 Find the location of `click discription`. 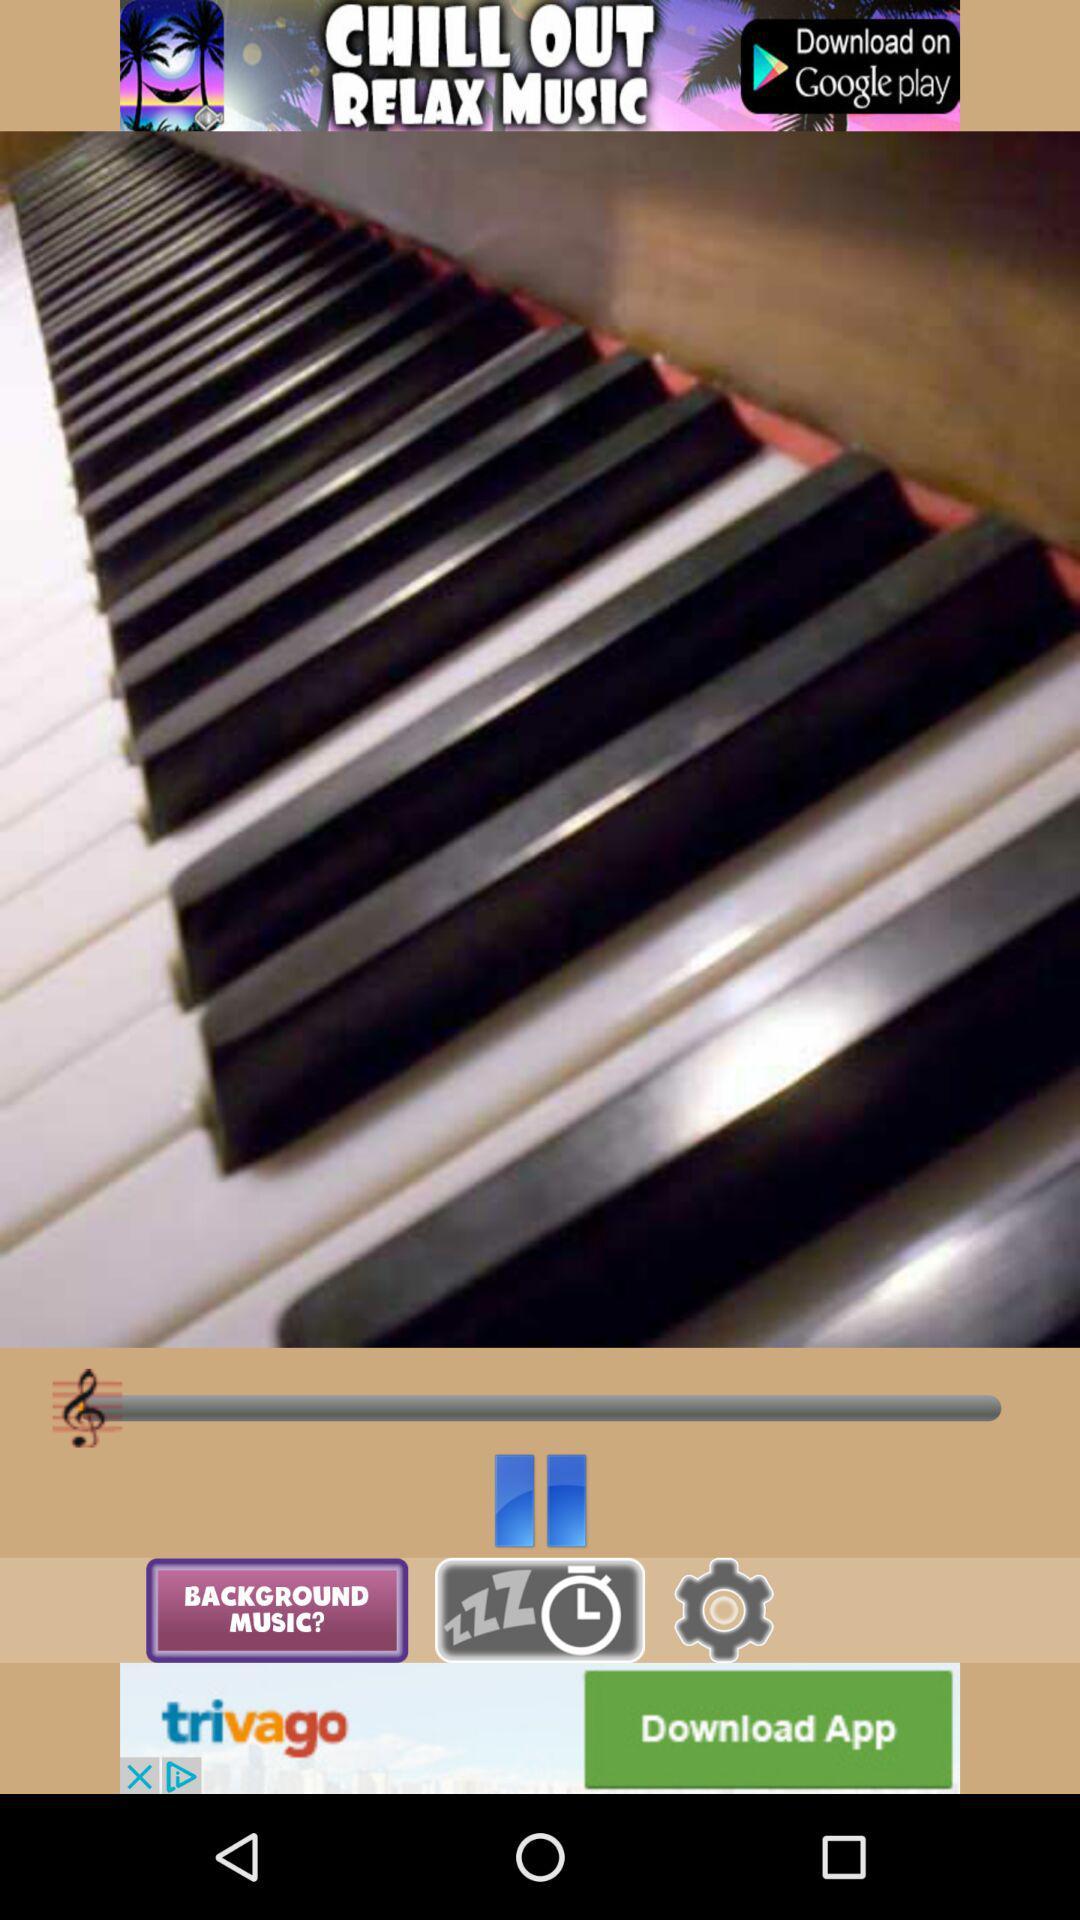

click discription is located at coordinates (540, 65).